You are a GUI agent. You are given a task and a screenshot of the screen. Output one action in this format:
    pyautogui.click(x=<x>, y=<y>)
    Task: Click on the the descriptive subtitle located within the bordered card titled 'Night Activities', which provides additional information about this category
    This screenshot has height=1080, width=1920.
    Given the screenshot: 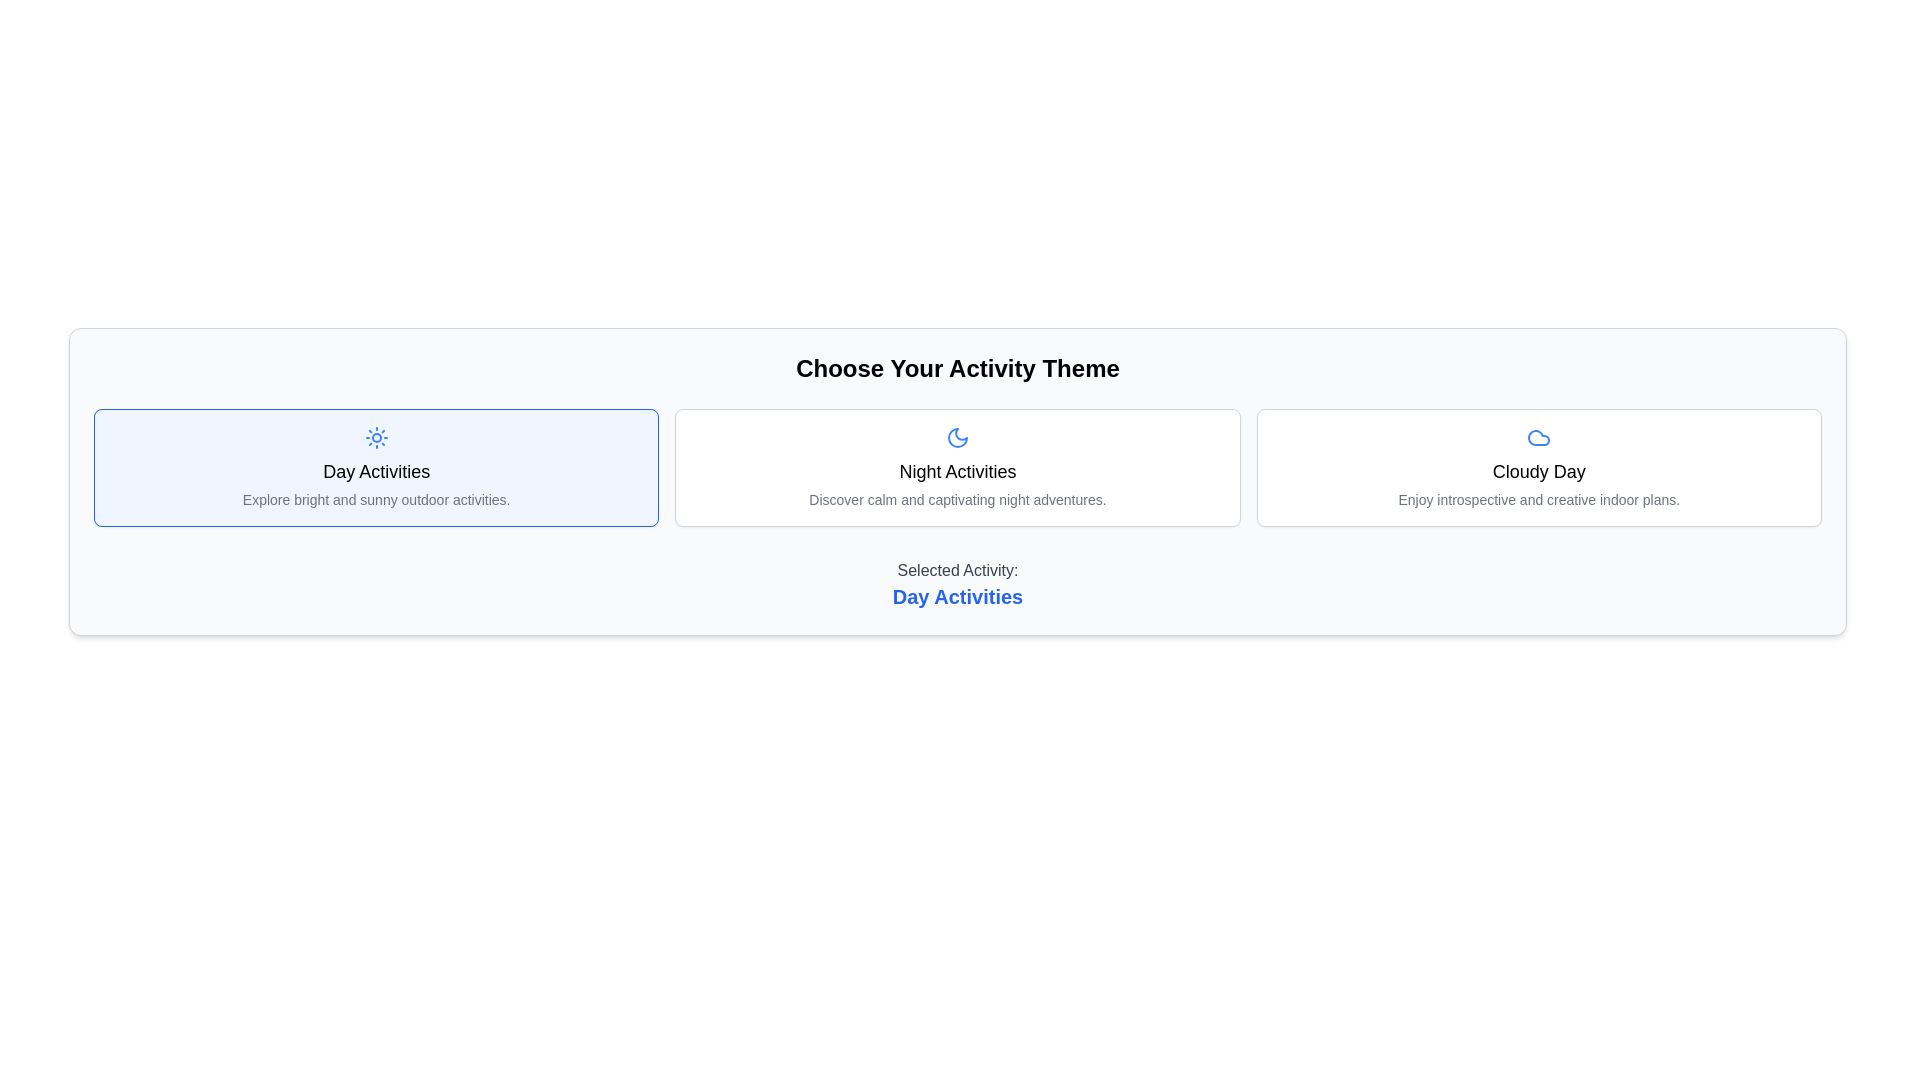 What is the action you would take?
    pyautogui.click(x=956, y=499)
    